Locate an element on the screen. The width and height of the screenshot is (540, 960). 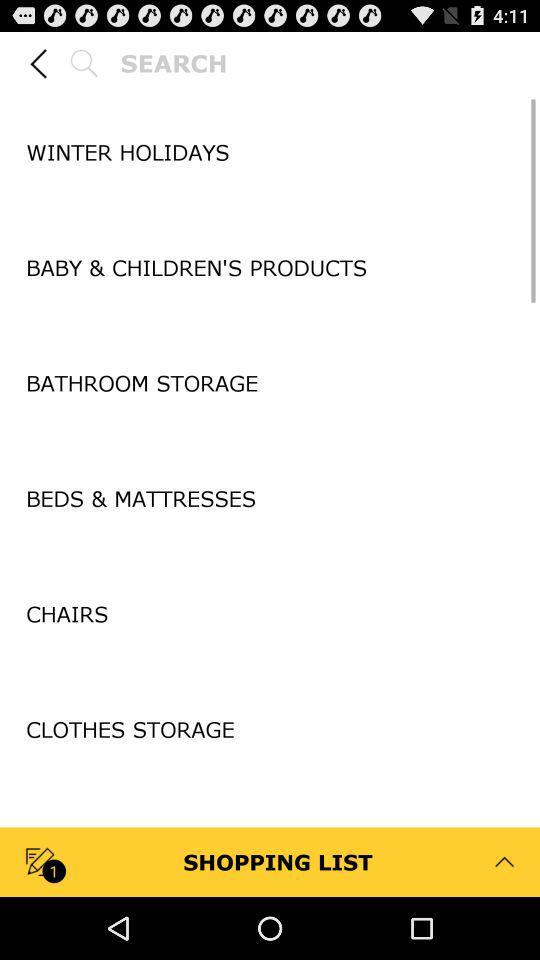
cooking app is located at coordinates (270, 841).